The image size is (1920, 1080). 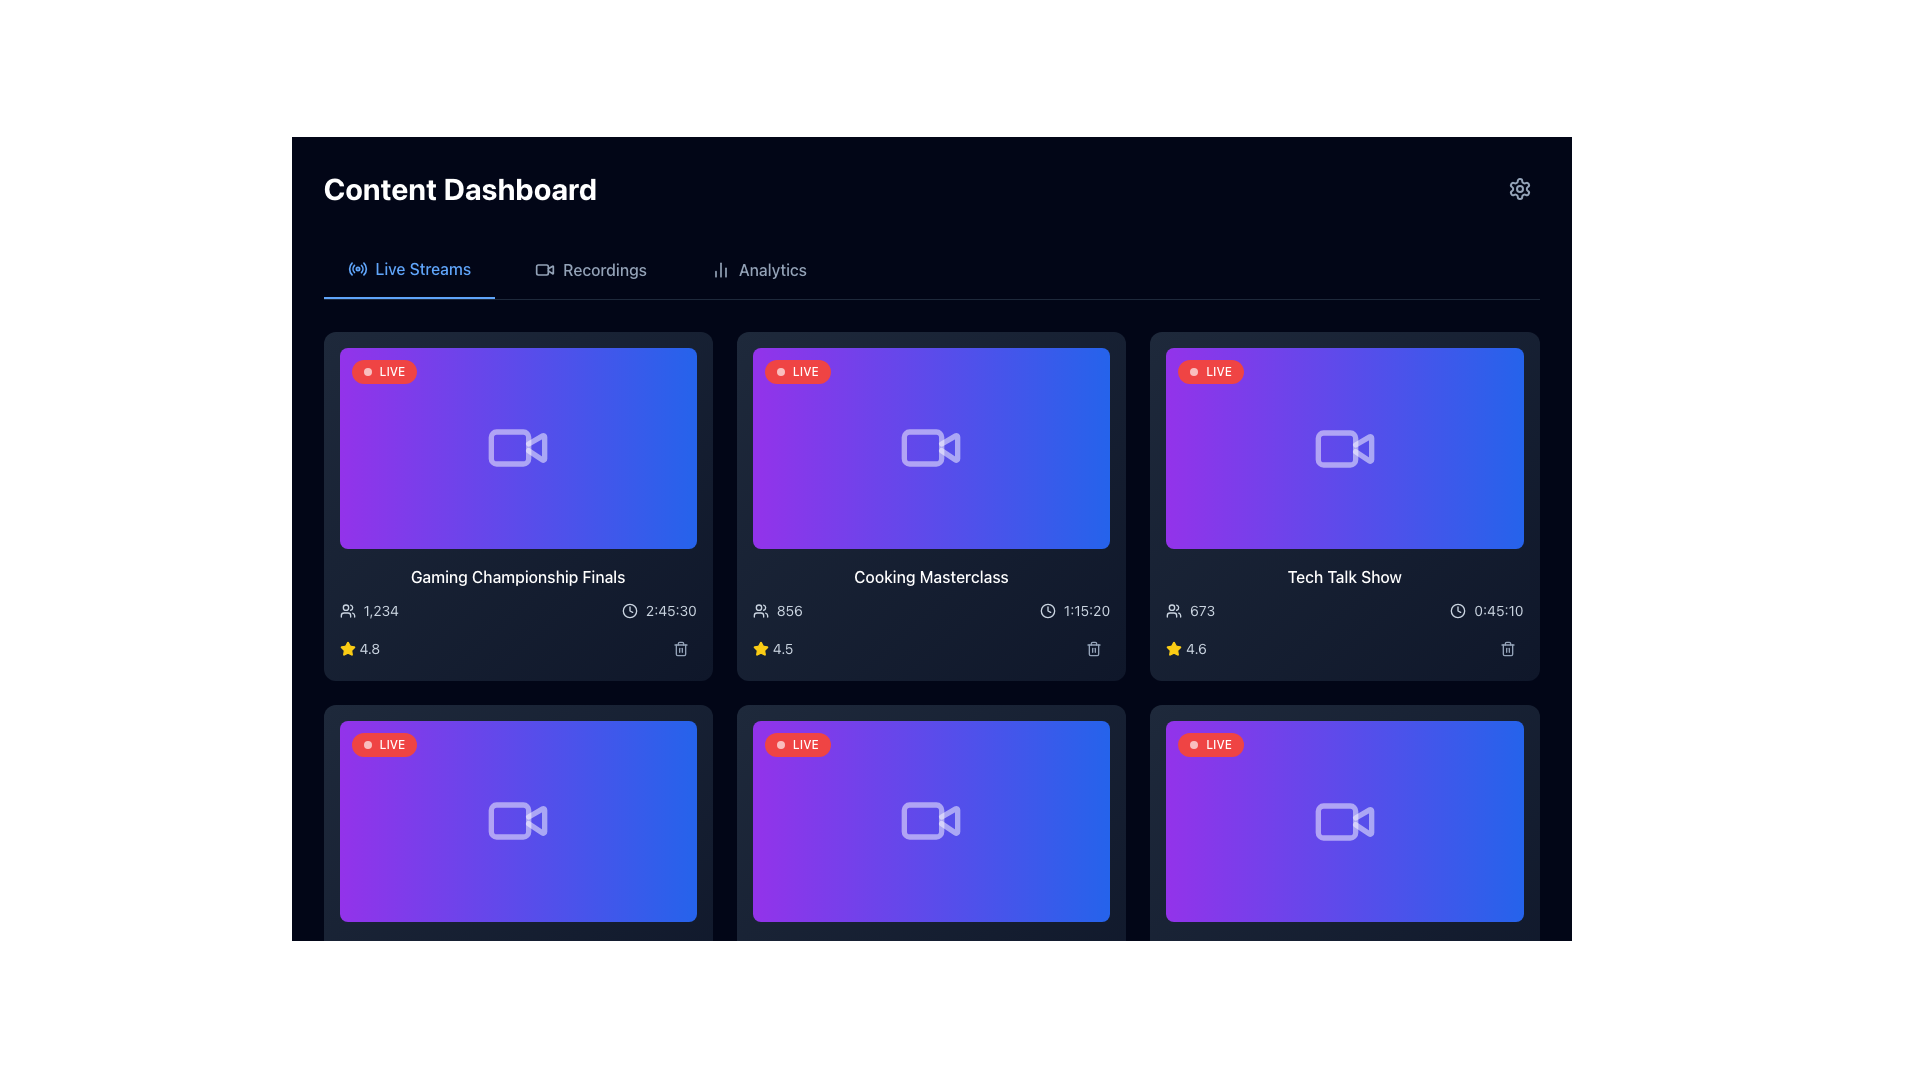 I want to click on the time icon representing the duration of the live stream for the 'Cooking Masterclass', which is located in the middle section of the dashboard interface, so click(x=1046, y=609).